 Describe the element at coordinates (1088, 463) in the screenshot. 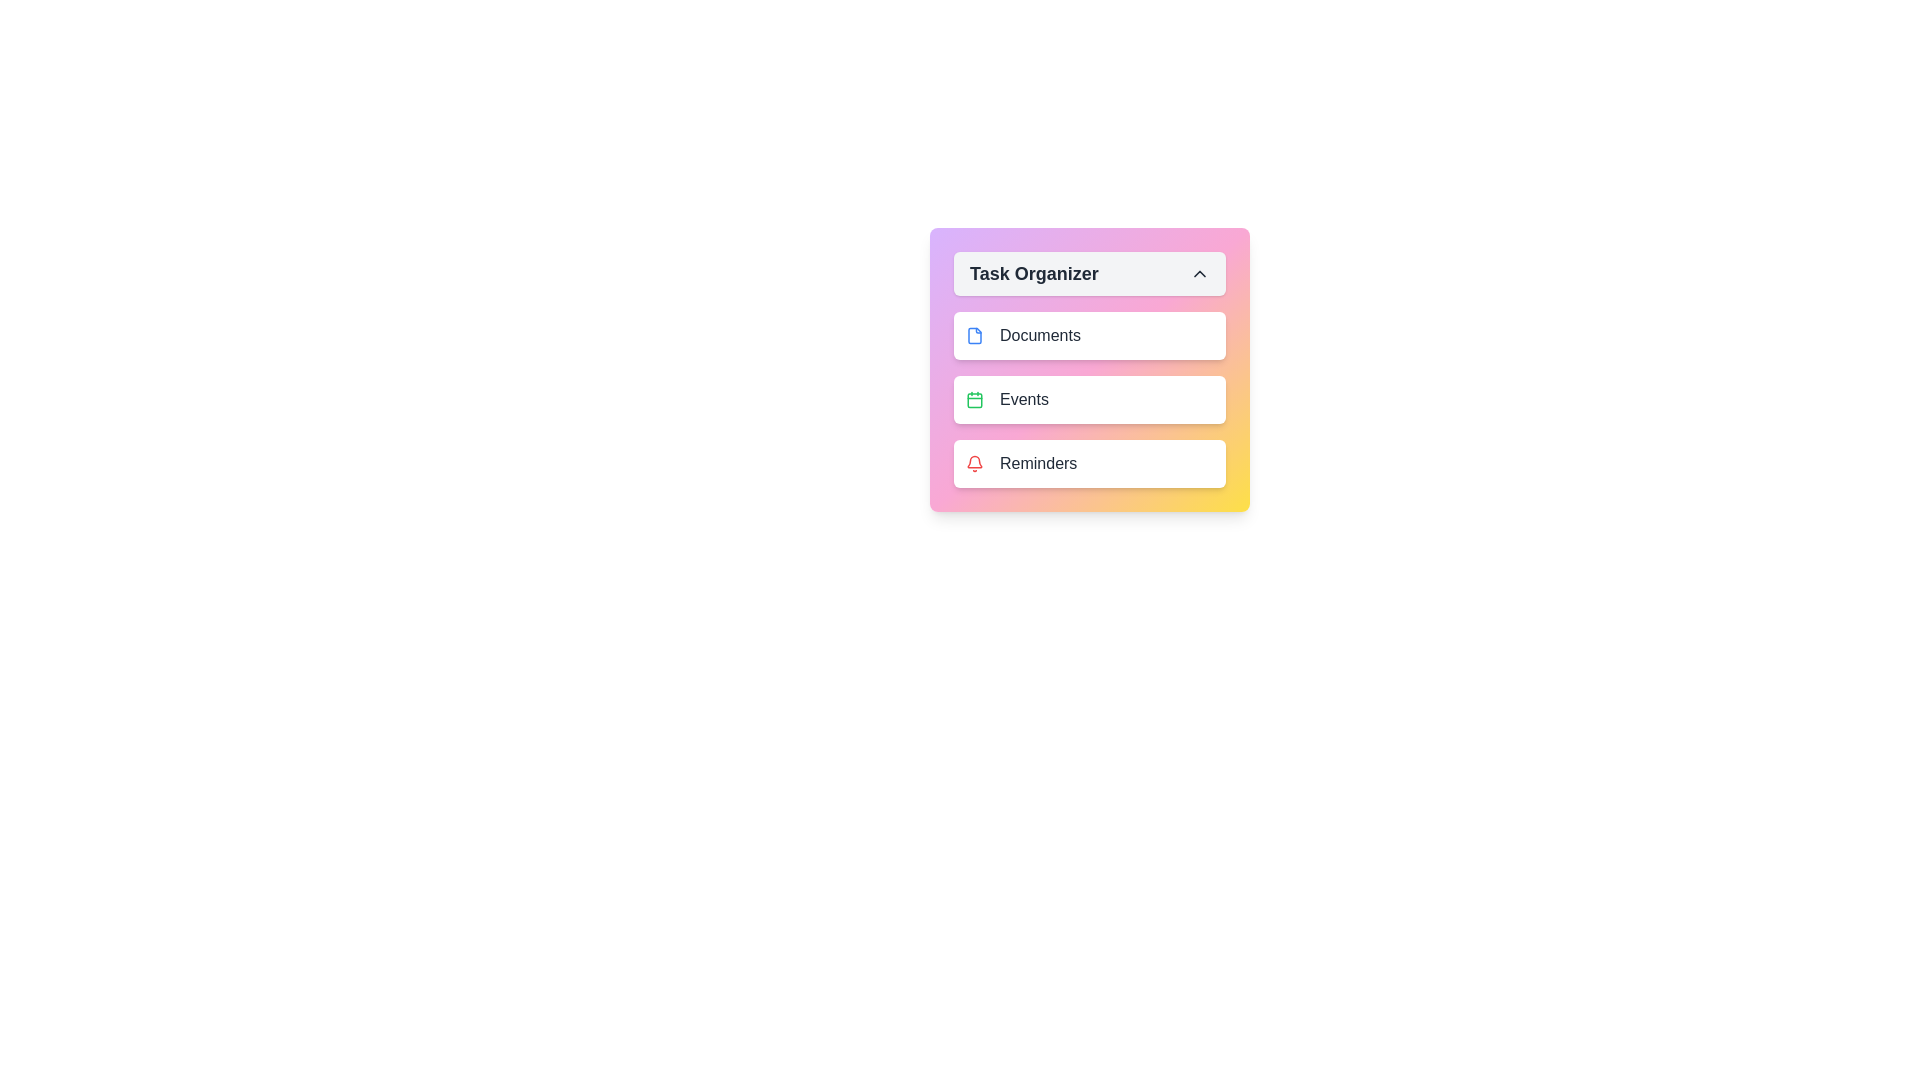

I see `the task item Reminders` at that location.